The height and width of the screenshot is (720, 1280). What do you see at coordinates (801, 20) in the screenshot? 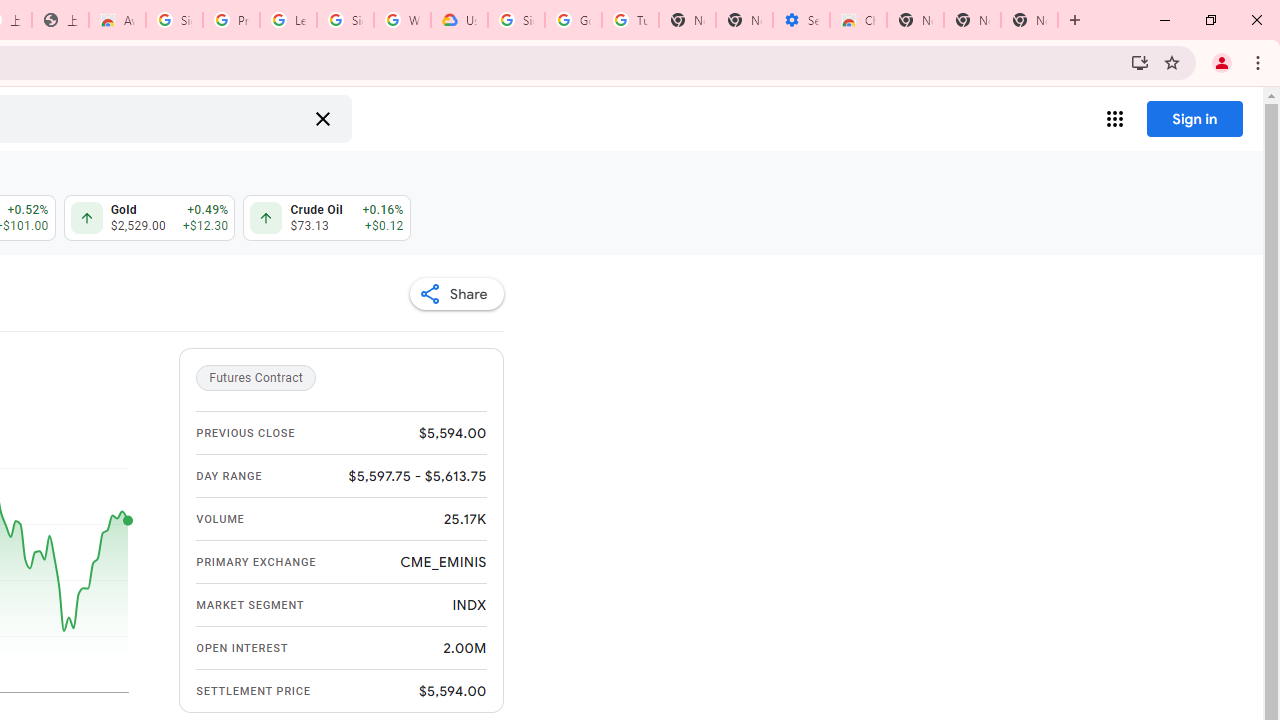
I see `'Settings - Accessibility'` at bounding box center [801, 20].